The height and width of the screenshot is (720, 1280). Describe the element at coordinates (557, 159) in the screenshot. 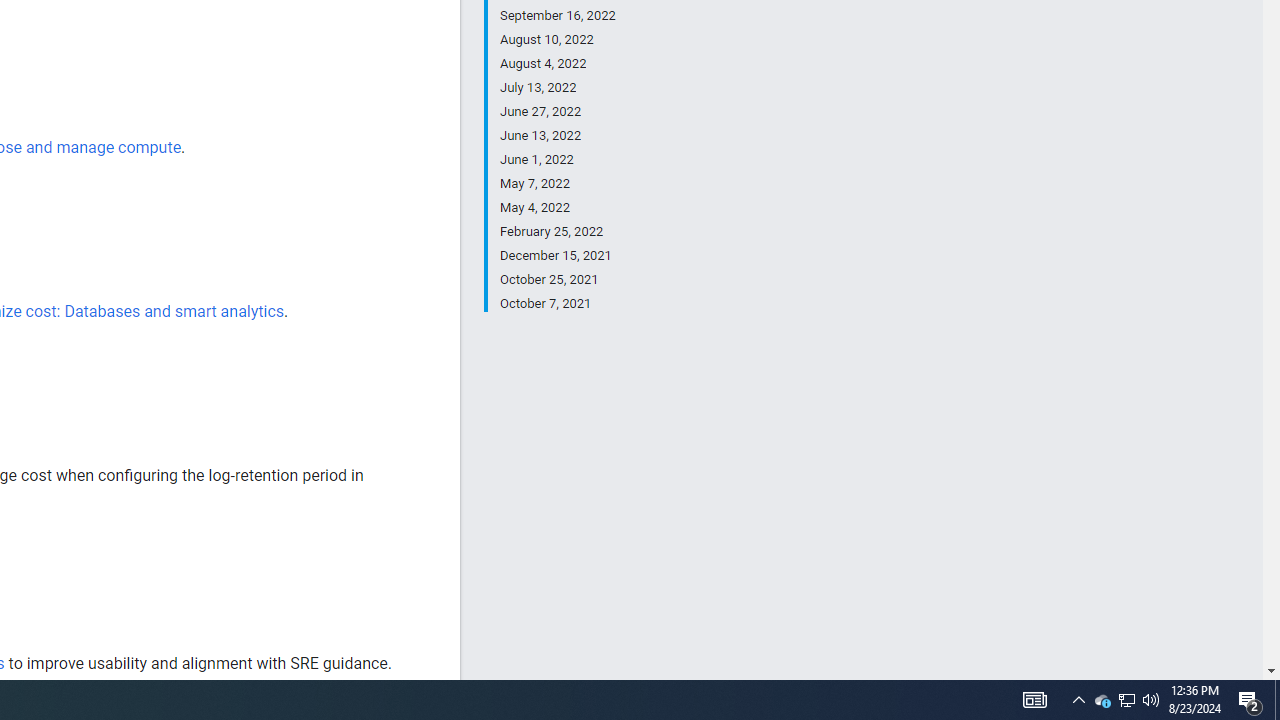

I see `'June 1, 2022'` at that location.